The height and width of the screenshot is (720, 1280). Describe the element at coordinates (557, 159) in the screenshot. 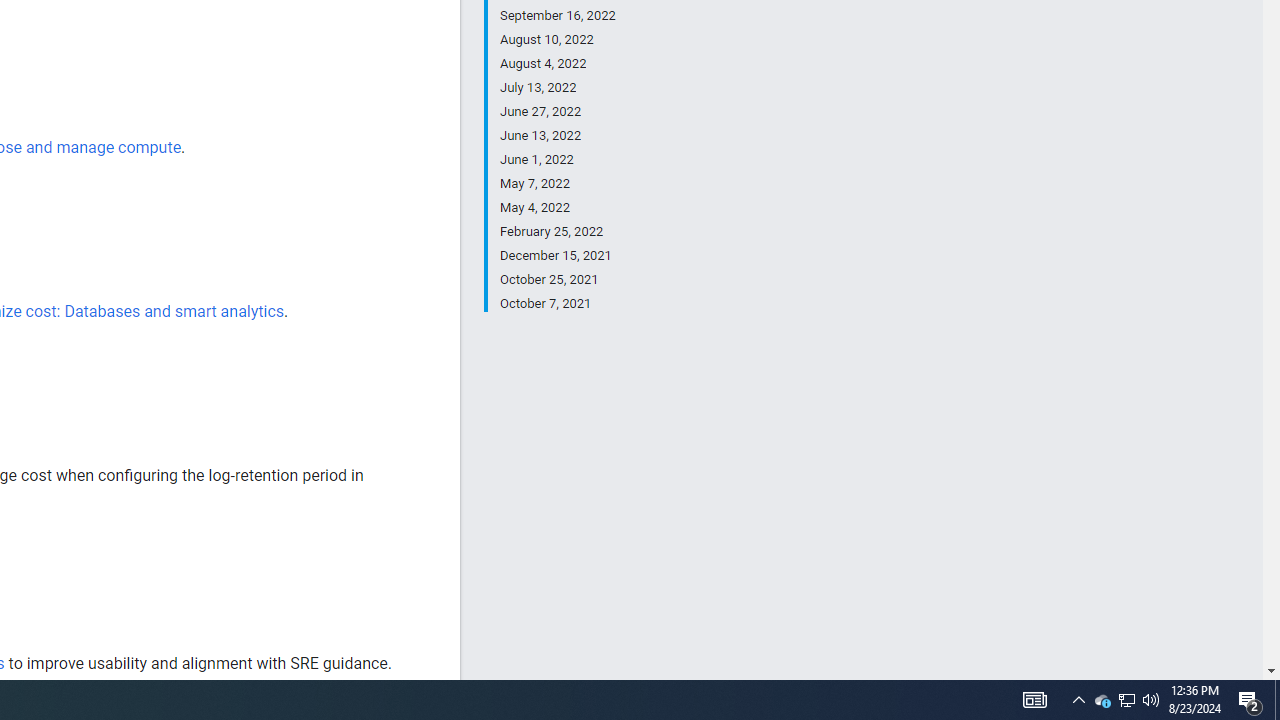

I see `'June 1, 2022'` at that location.